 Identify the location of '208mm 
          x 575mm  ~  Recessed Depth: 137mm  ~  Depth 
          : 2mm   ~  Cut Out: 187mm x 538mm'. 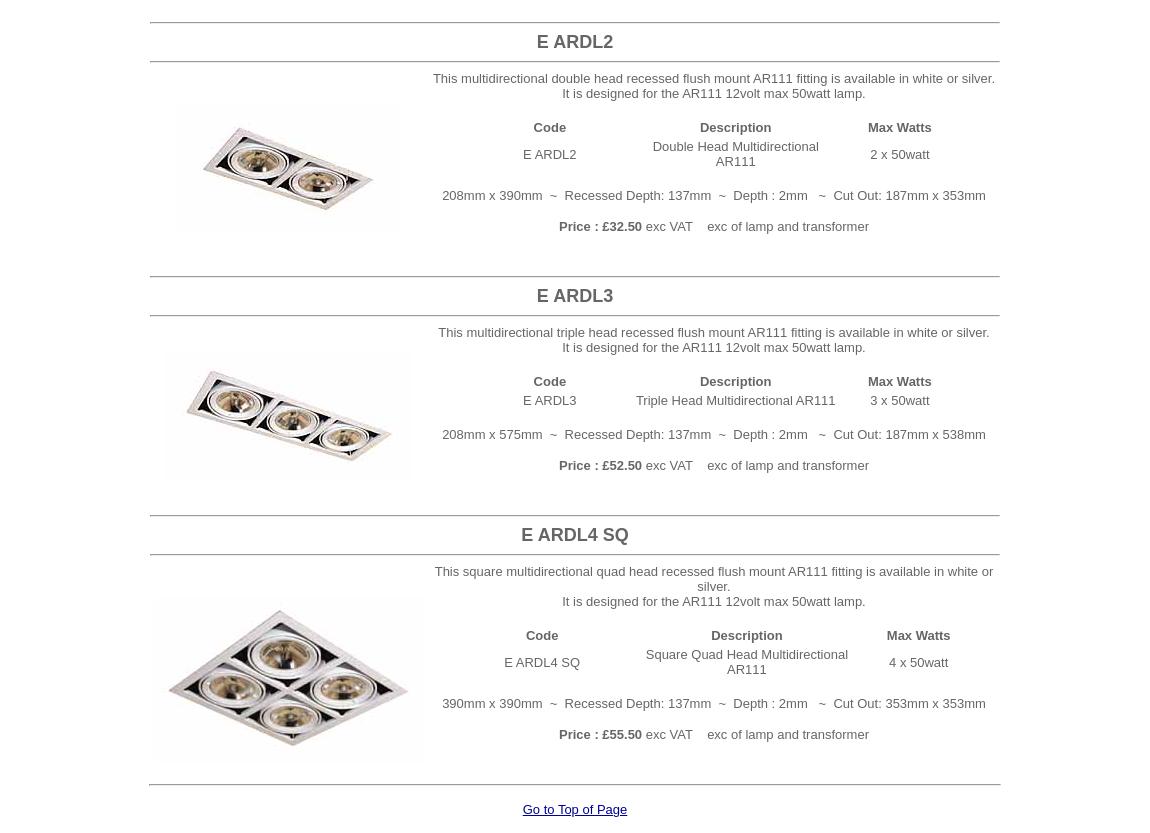
(712, 433).